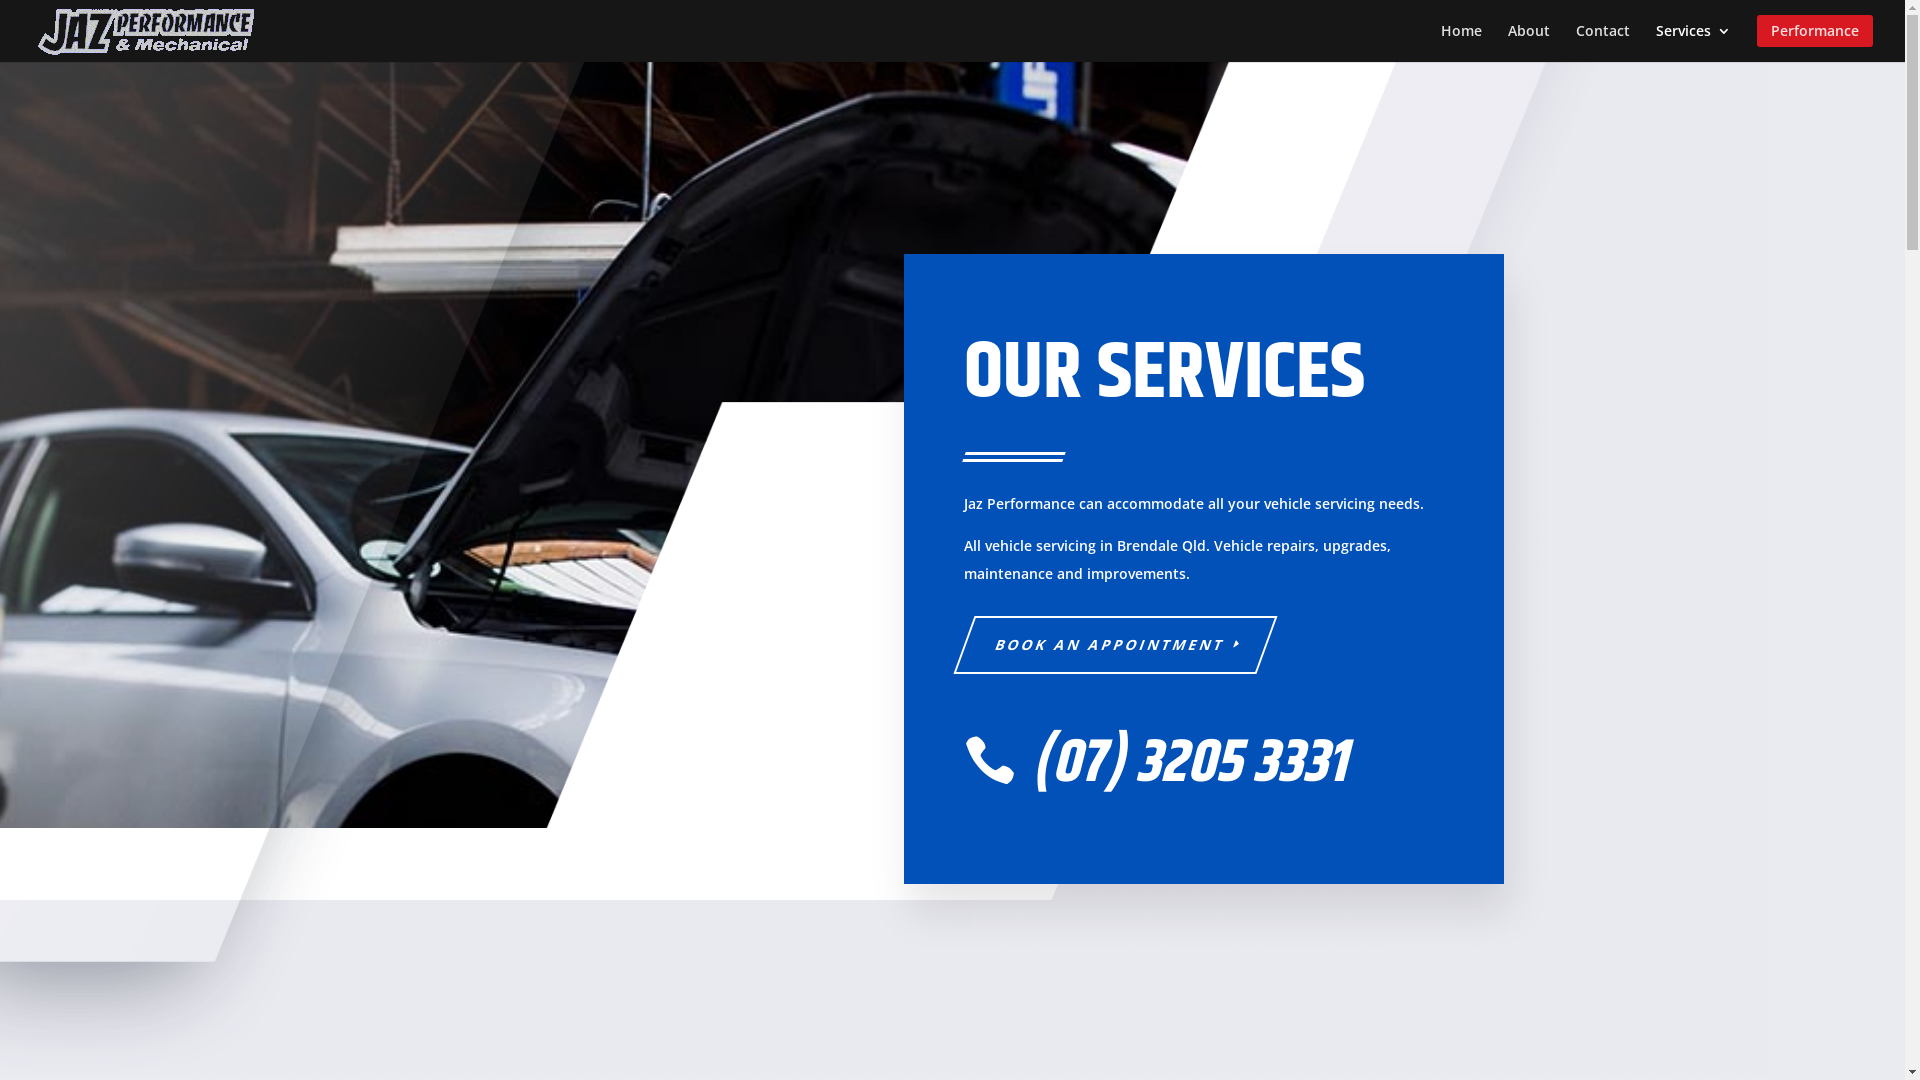 The height and width of the screenshot is (1080, 1920). Describe the element at coordinates (1814, 38) in the screenshot. I see `'Performance'` at that location.